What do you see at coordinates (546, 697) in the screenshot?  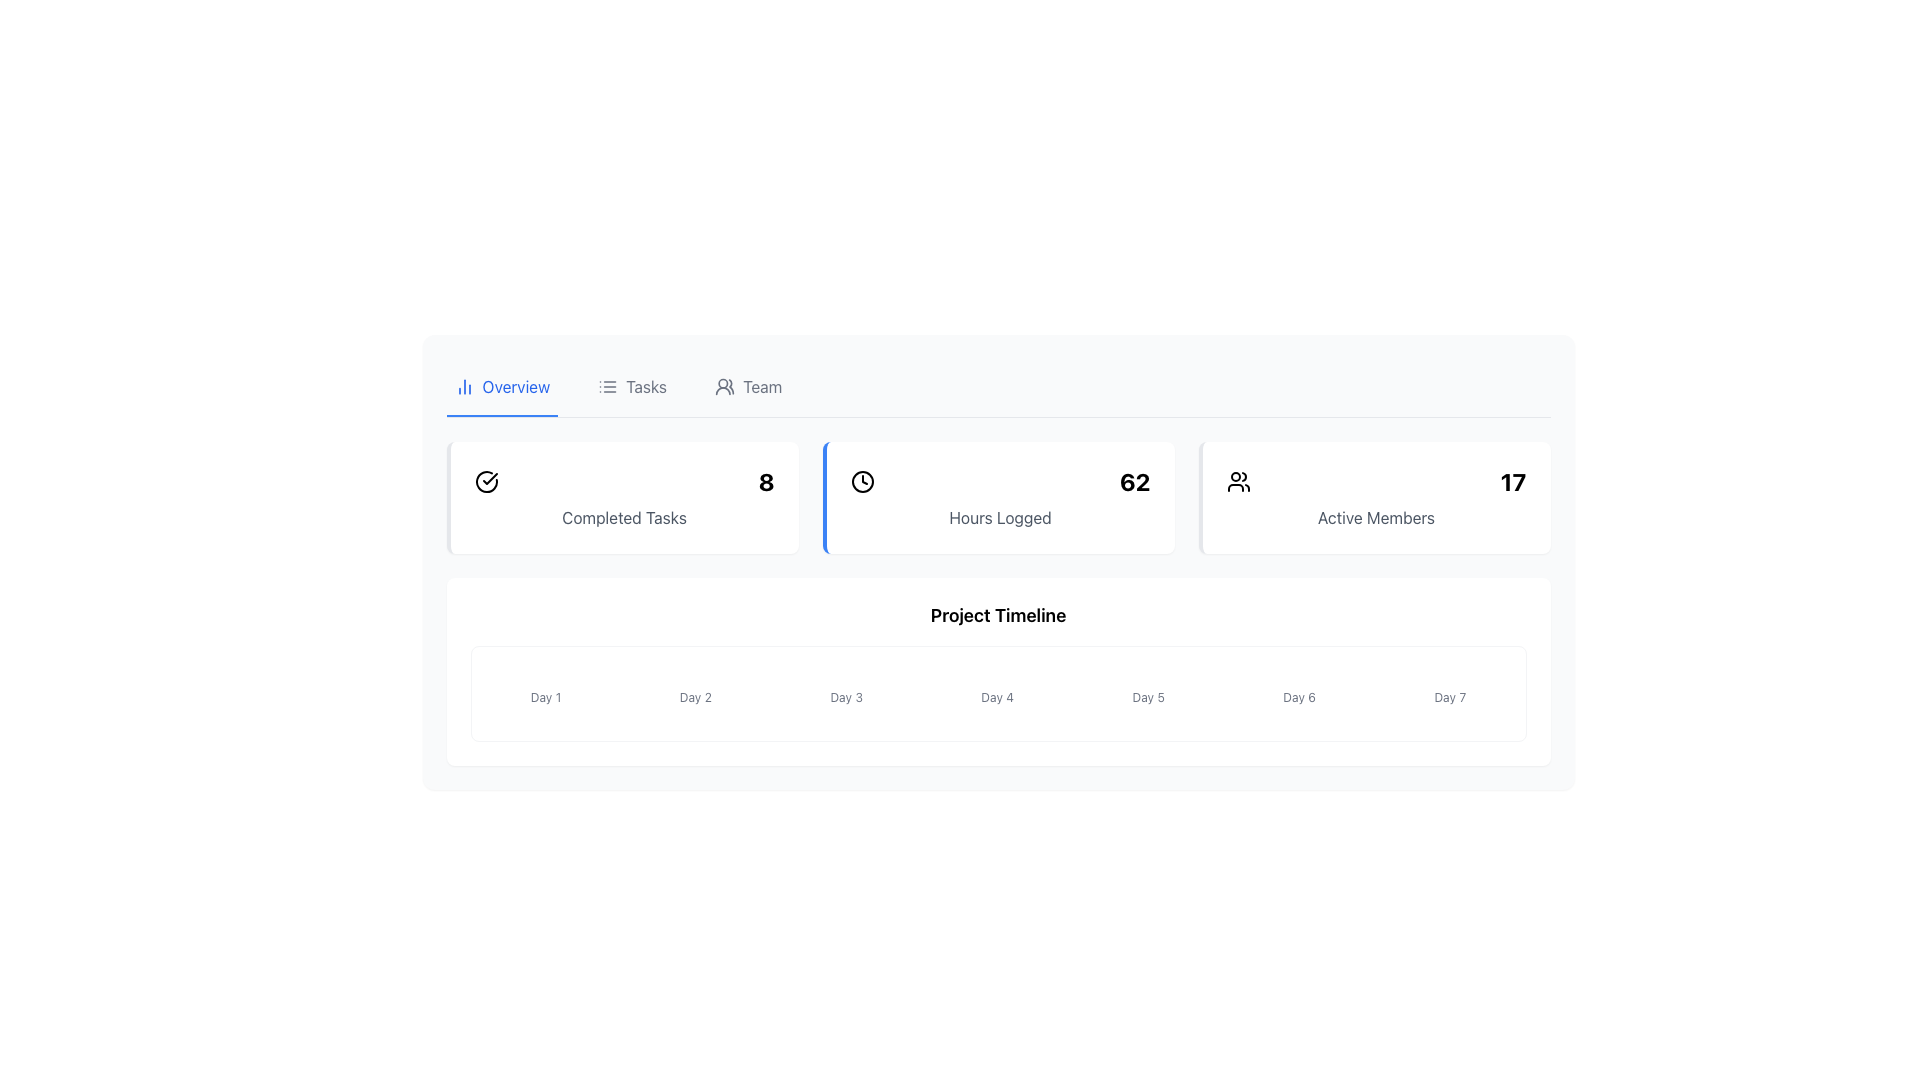 I see `the text label that signifies the first day in the timeline section, located below the circular indicator element` at bounding box center [546, 697].